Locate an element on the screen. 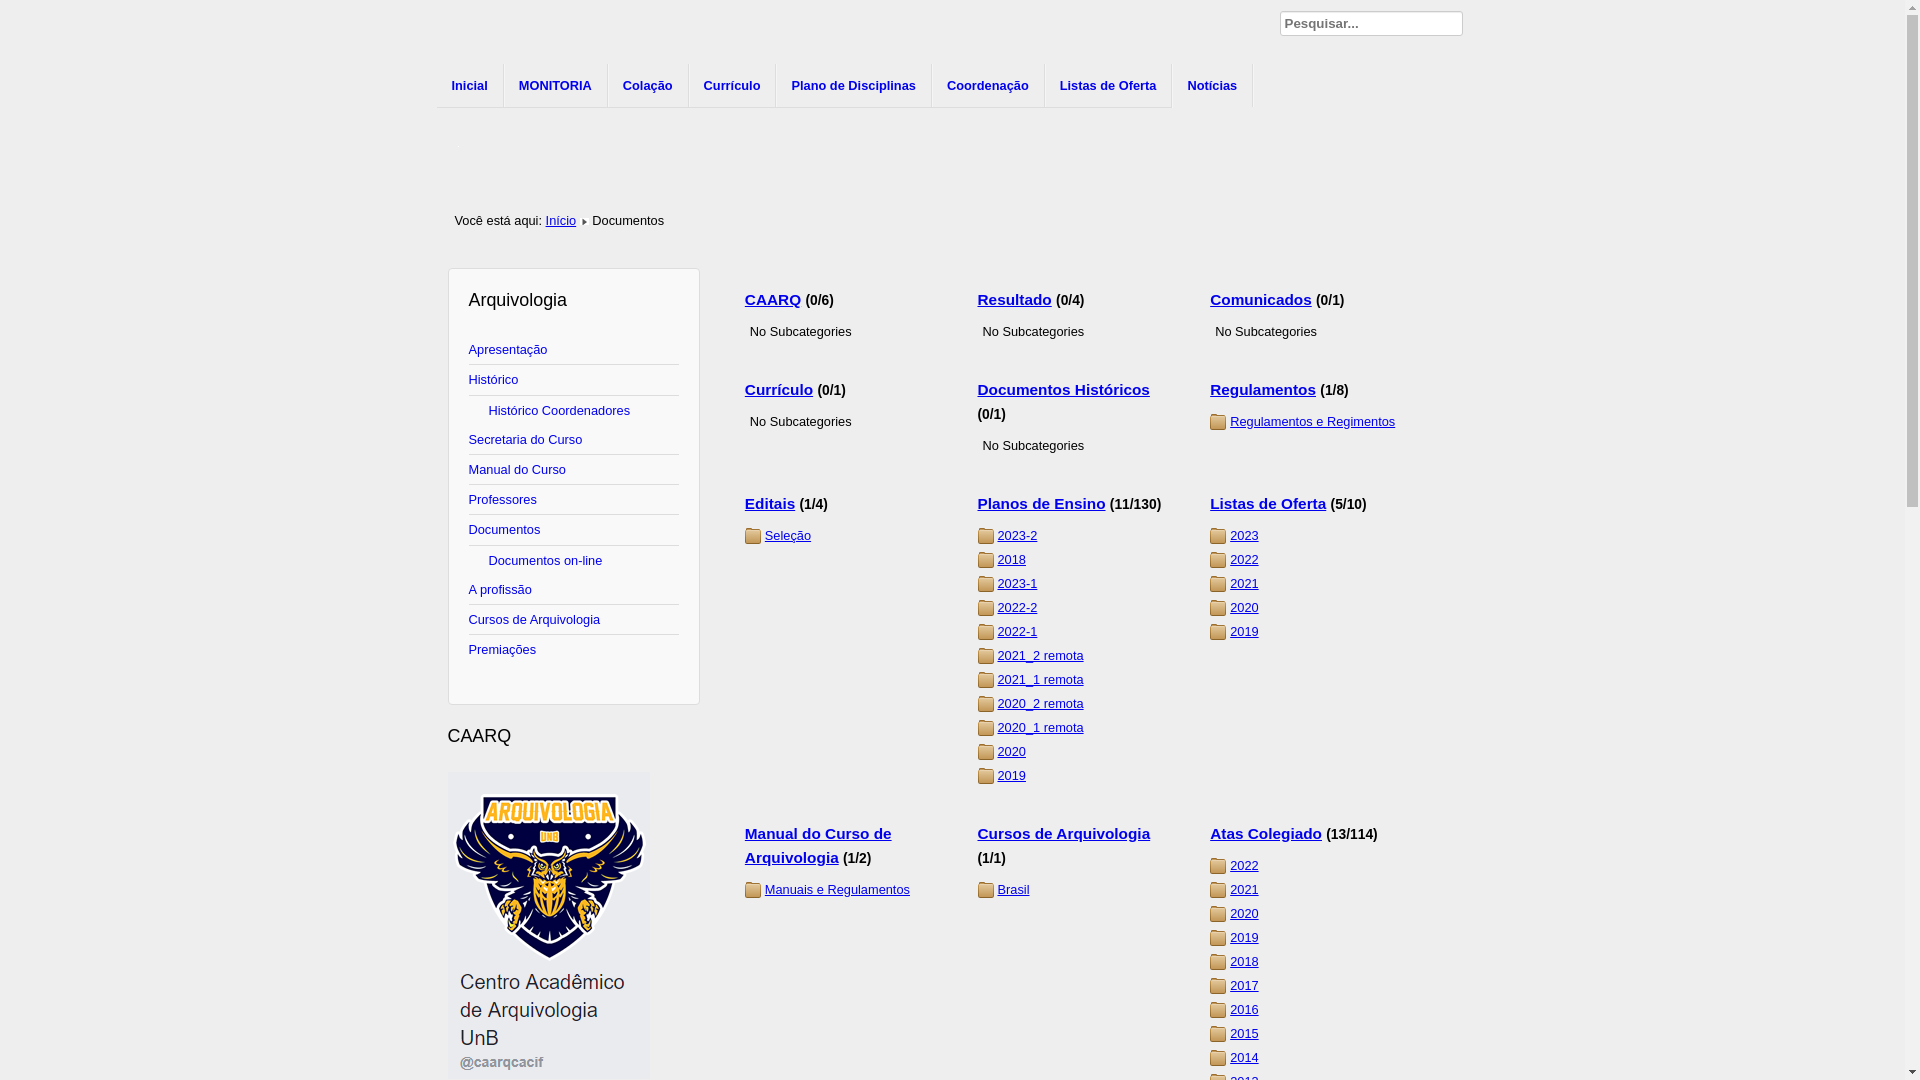 Image resolution: width=1920 pixels, height=1080 pixels. 'Manuais e Regulamentos' is located at coordinates (837, 888).